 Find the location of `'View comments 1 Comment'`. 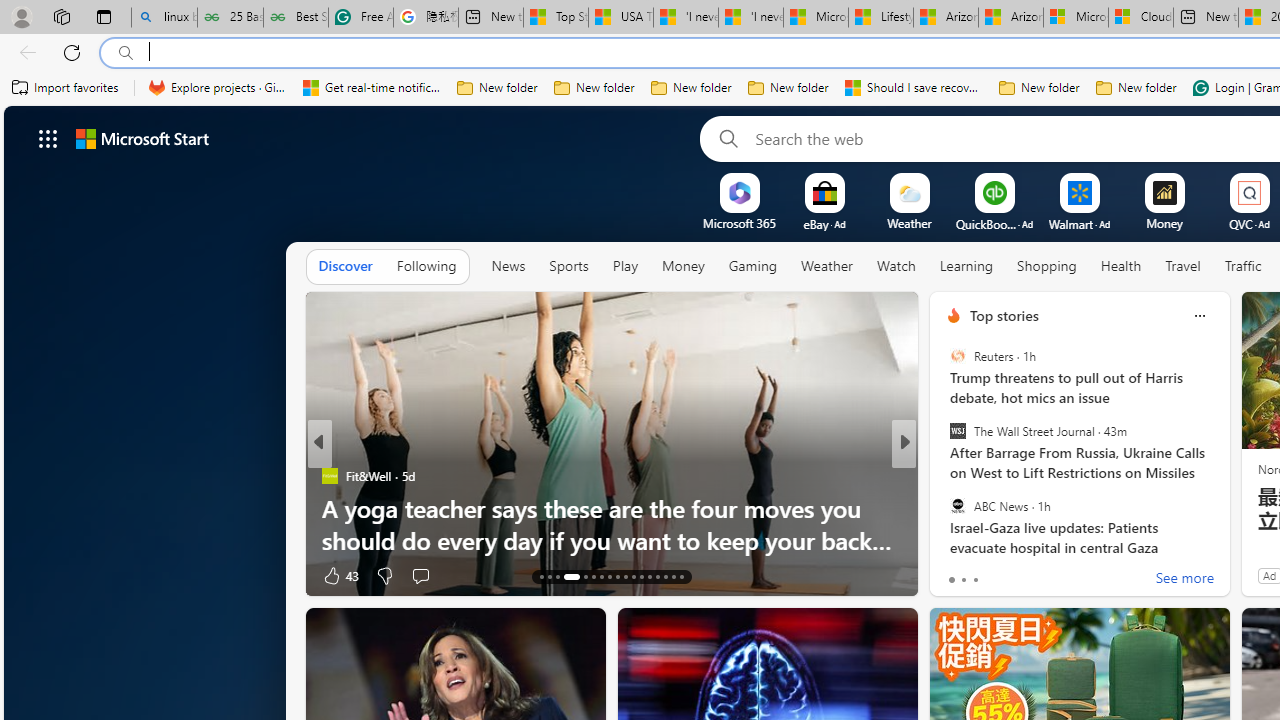

'View comments 1 Comment' is located at coordinates (1040, 575).